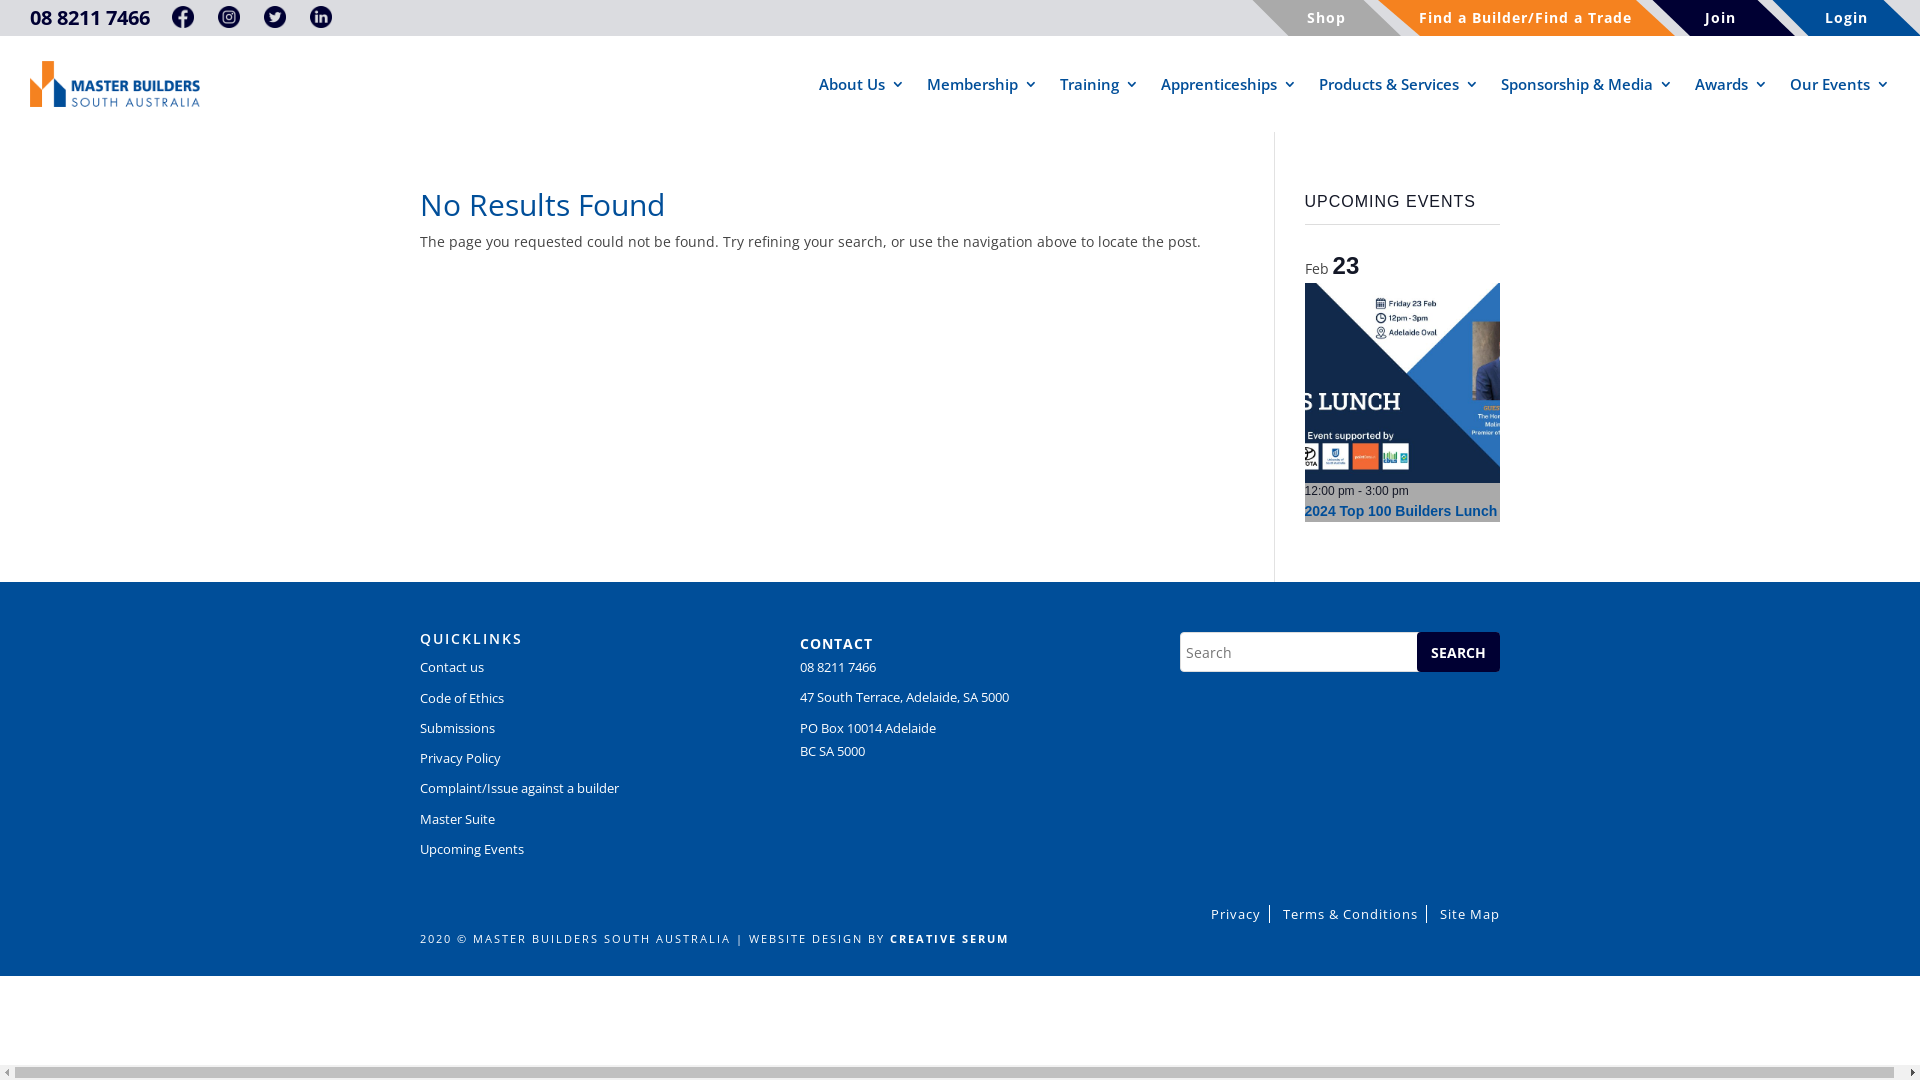 The image size is (1920, 1080). I want to click on 'Training', so click(1098, 83).